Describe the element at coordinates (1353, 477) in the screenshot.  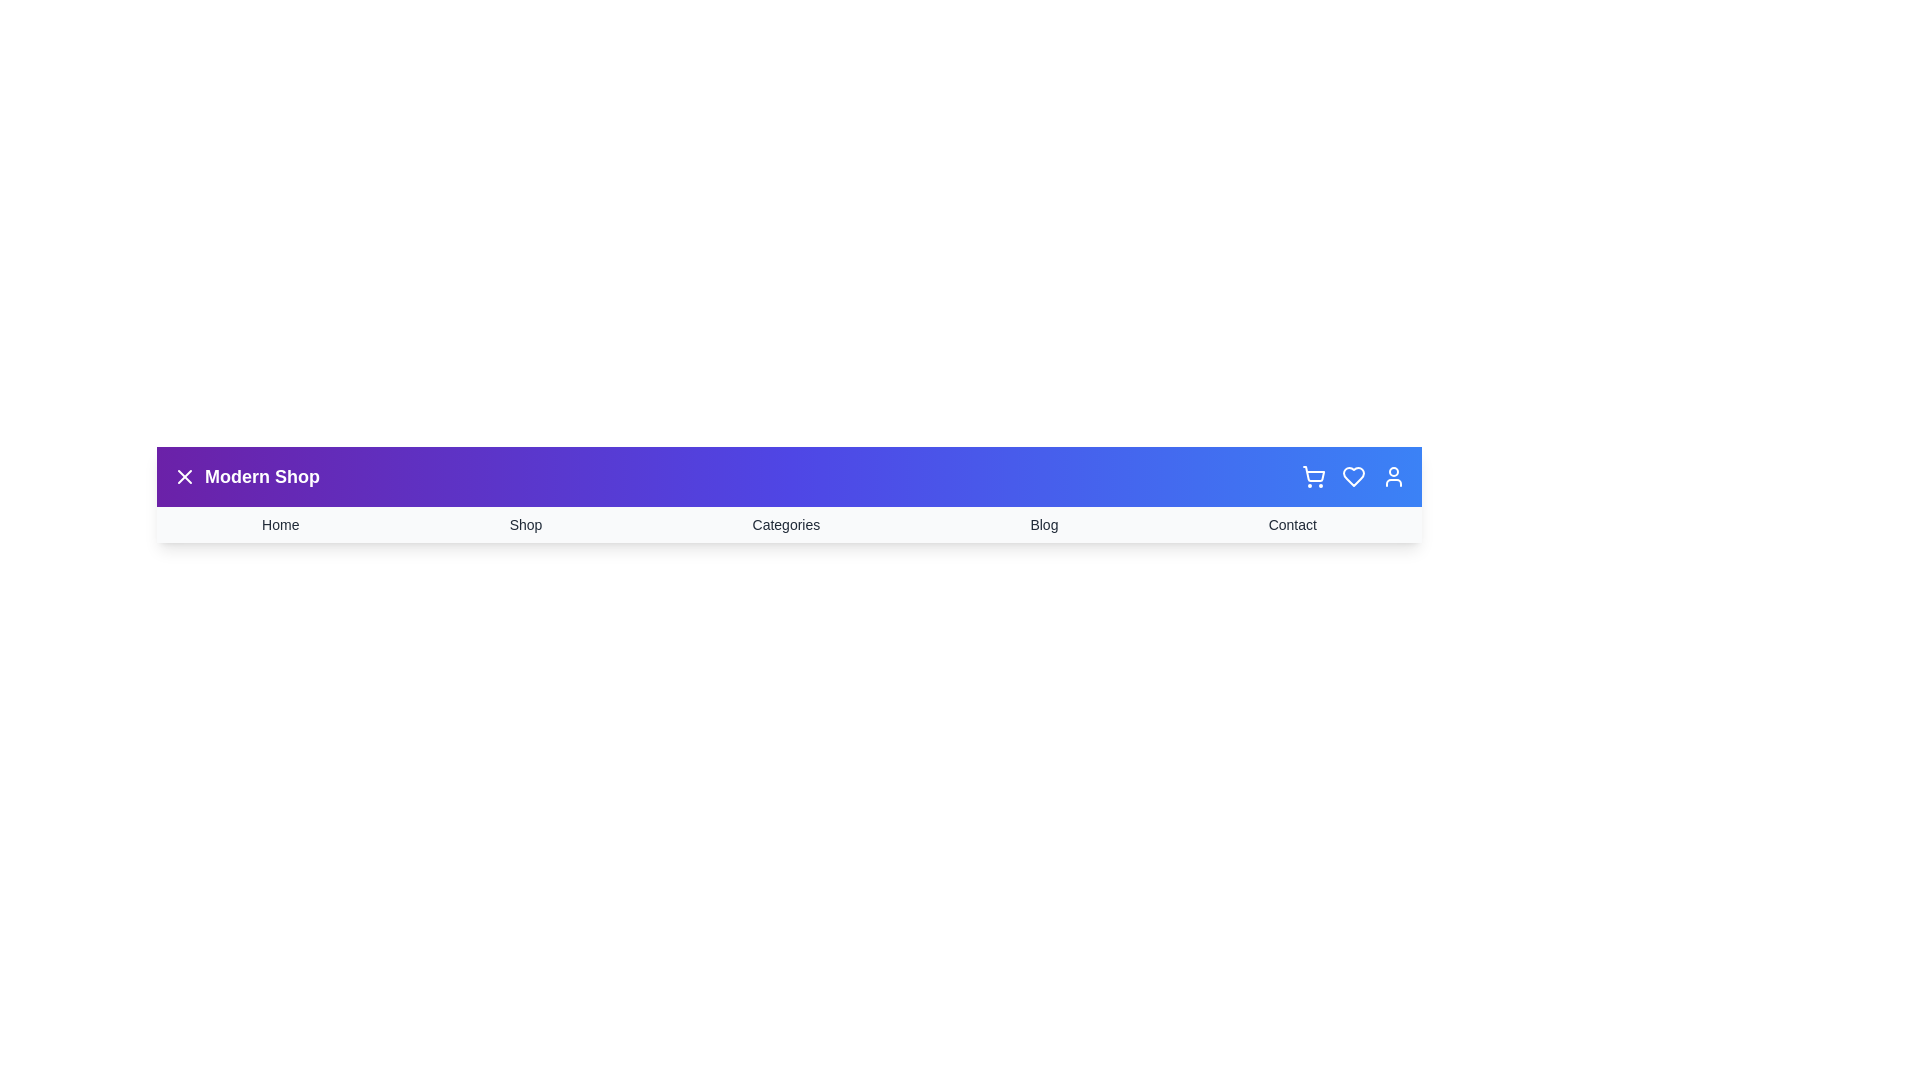
I see `the favorites icon to interact with it` at that location.